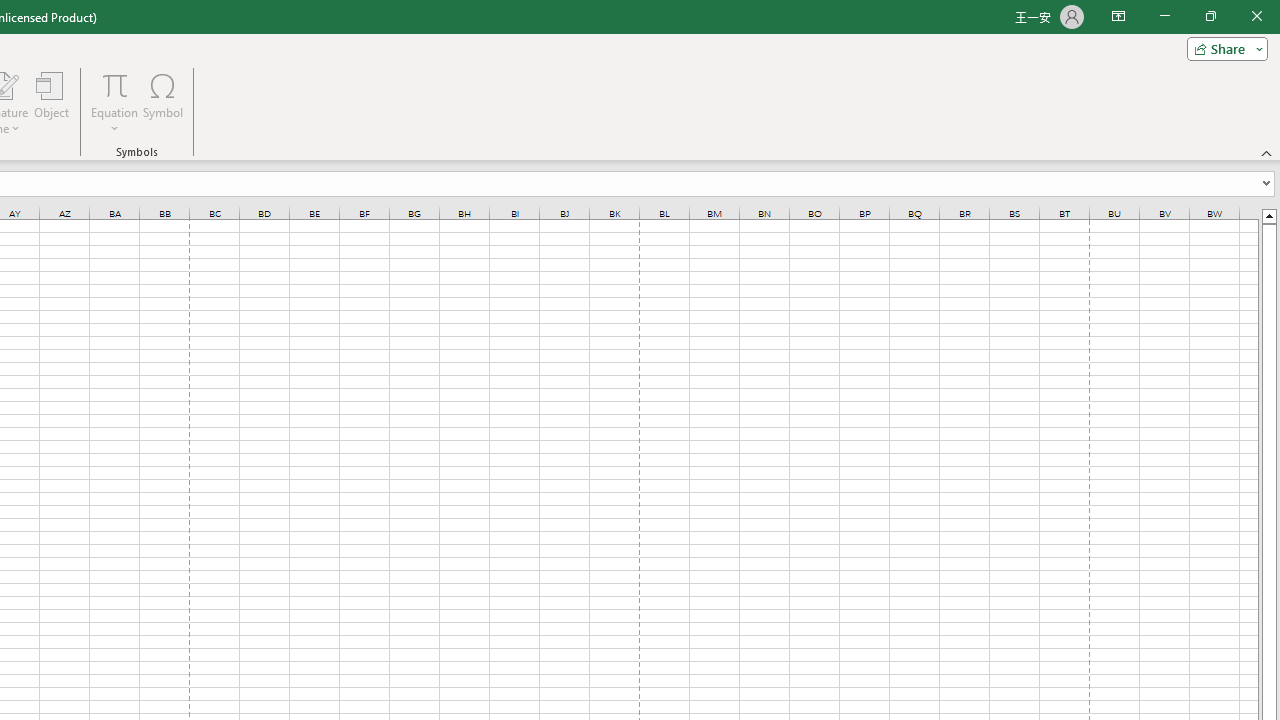 Image resolution: width=1280 pixels, height=720 pixels. Describe the element at coordinates (1268, 215) in the screenshot. I see `'Line up'` at that location.